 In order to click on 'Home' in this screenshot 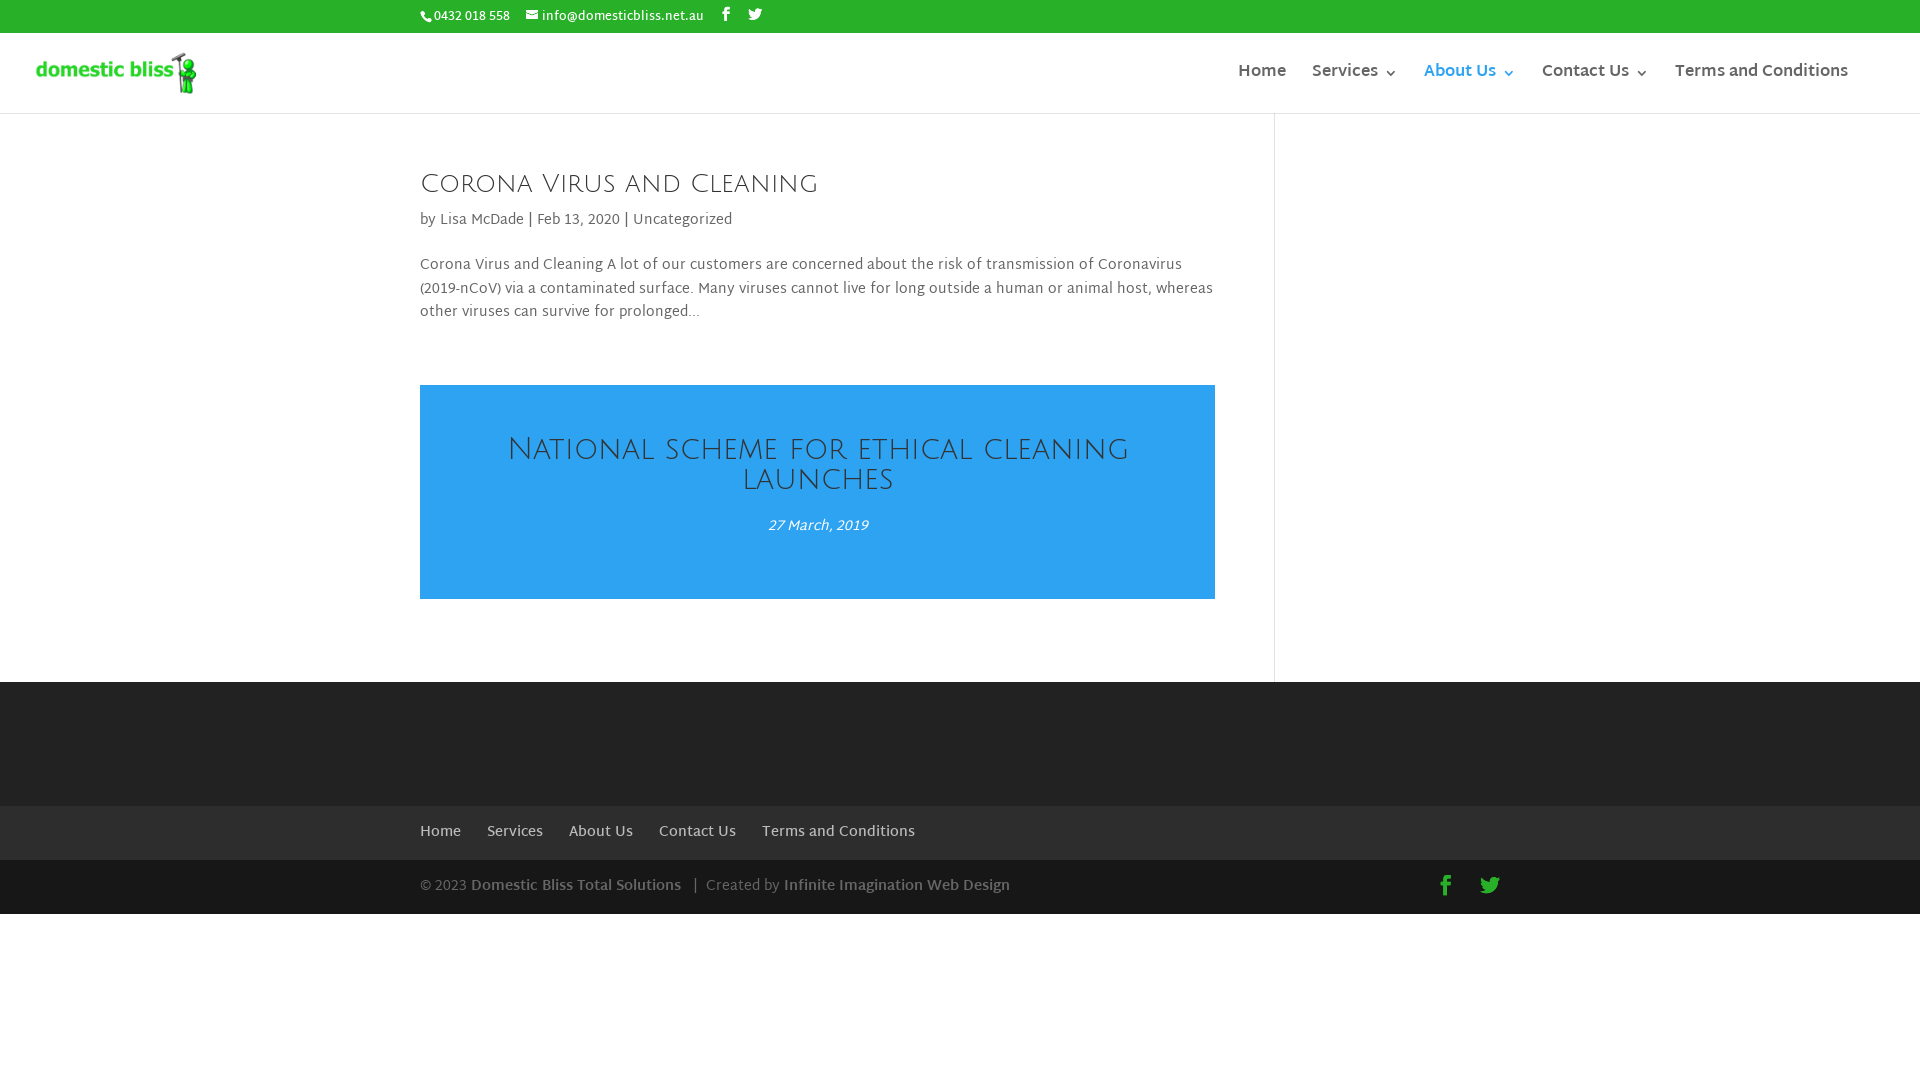, I will do `click(439, 832)`.